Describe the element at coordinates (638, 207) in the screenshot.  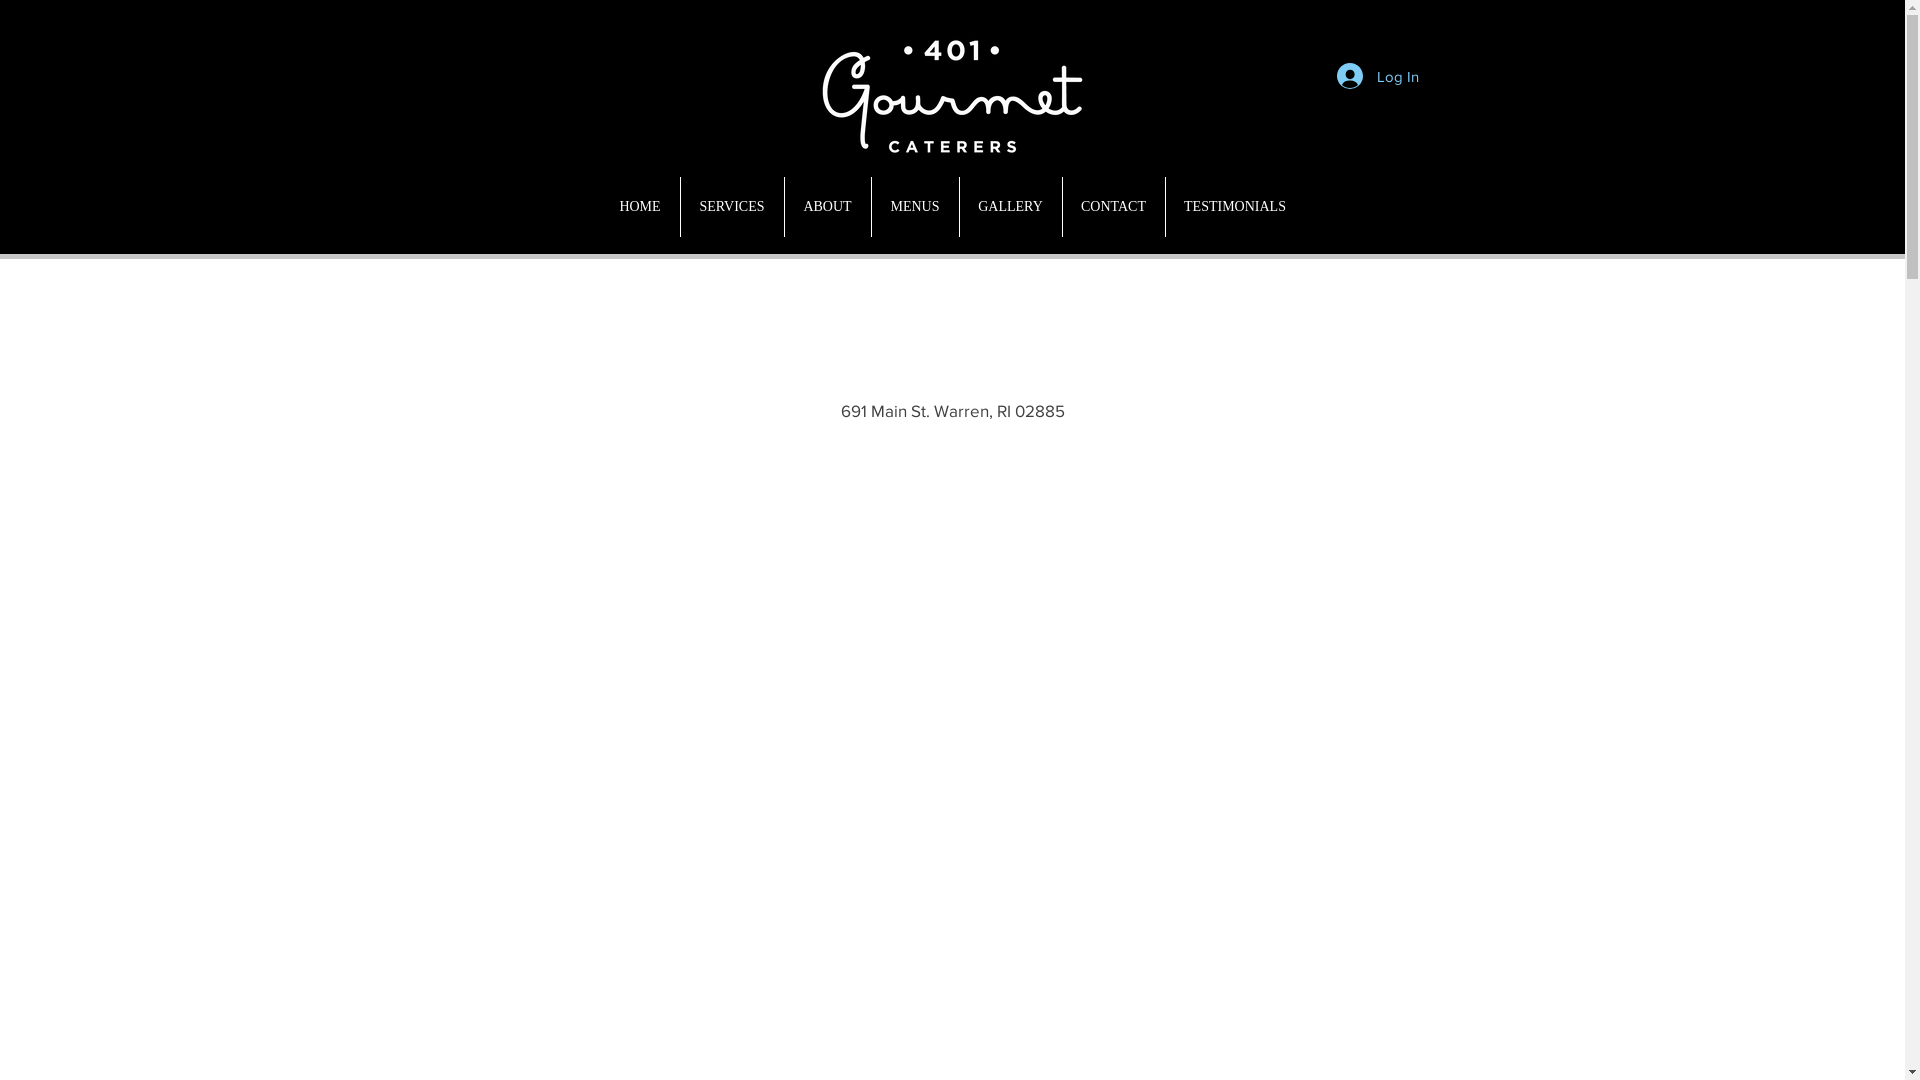
I see `'HOME'` at that location.